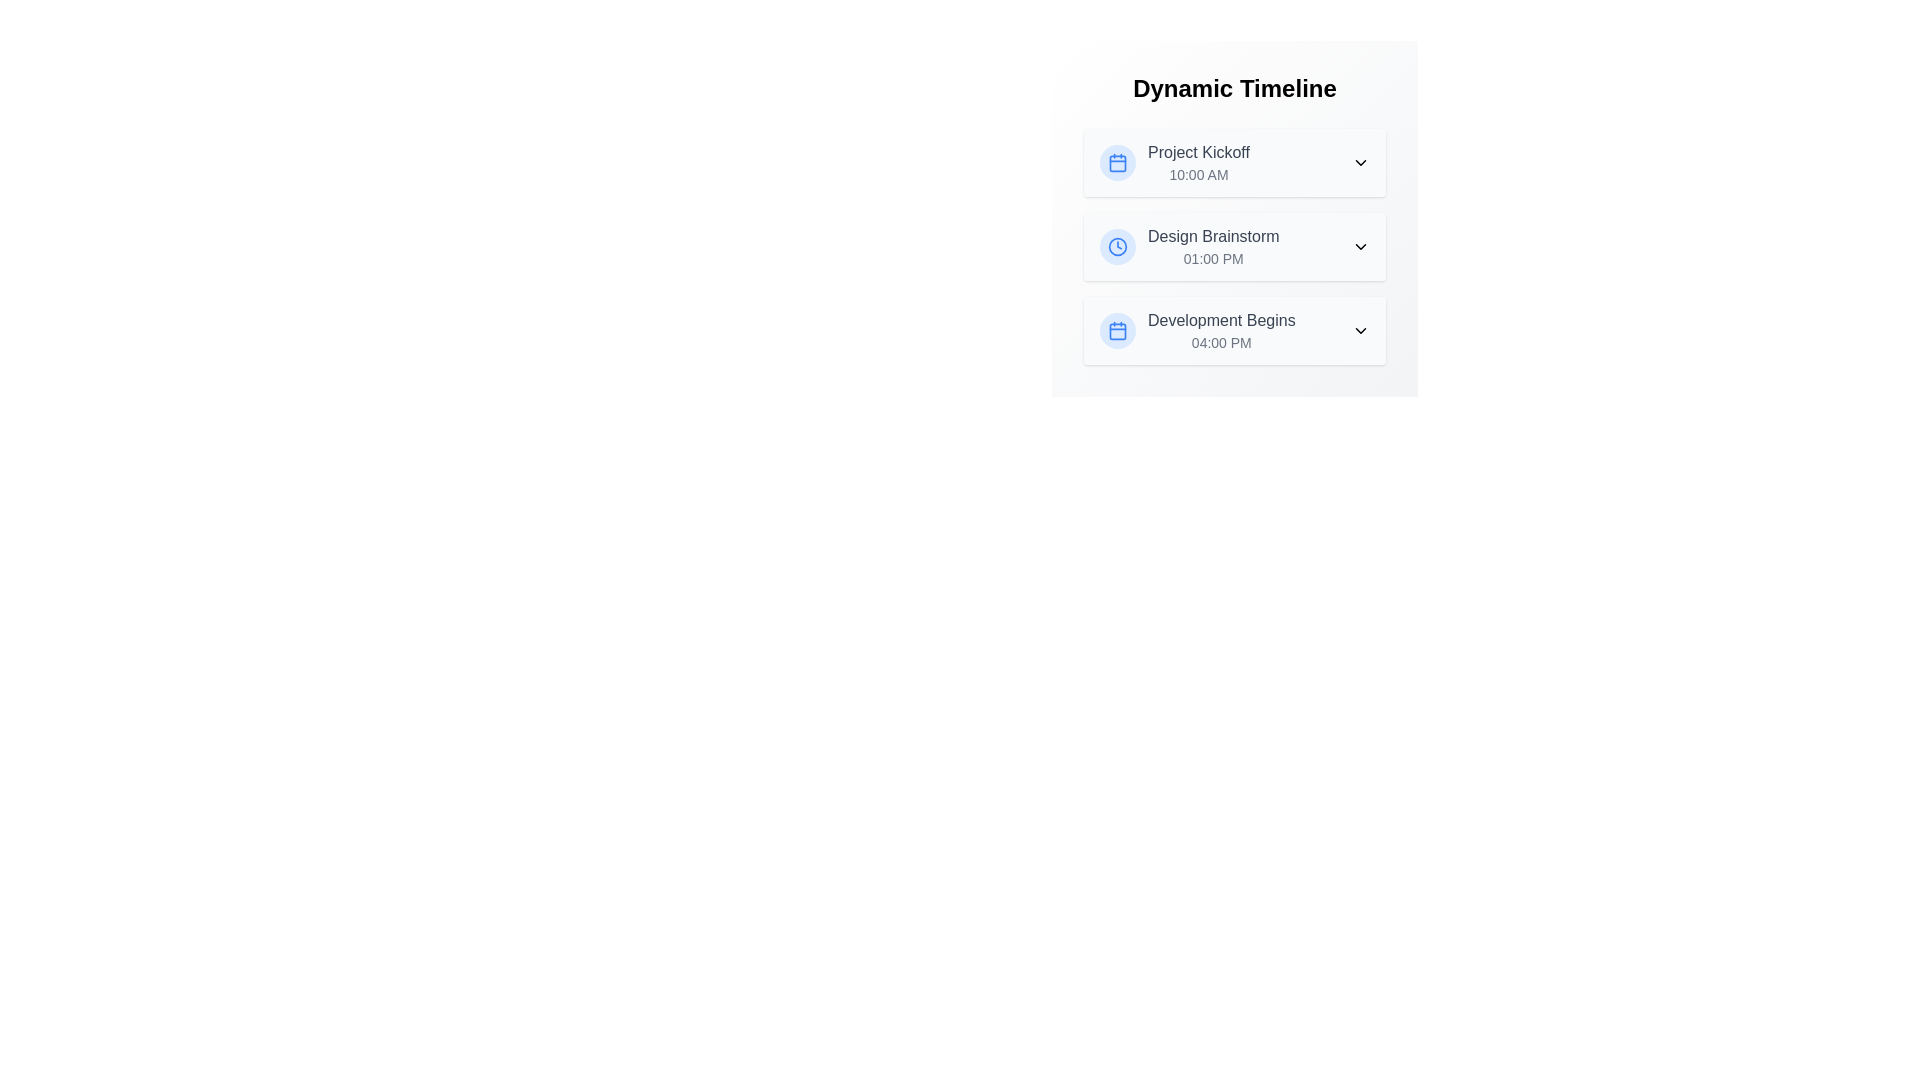  I want to click on time information displayed by the text label showing '10:00 AM' for the 'Project Kickoff' activity, located in the topmost list item of the timeline interface, so click(1199, 173).